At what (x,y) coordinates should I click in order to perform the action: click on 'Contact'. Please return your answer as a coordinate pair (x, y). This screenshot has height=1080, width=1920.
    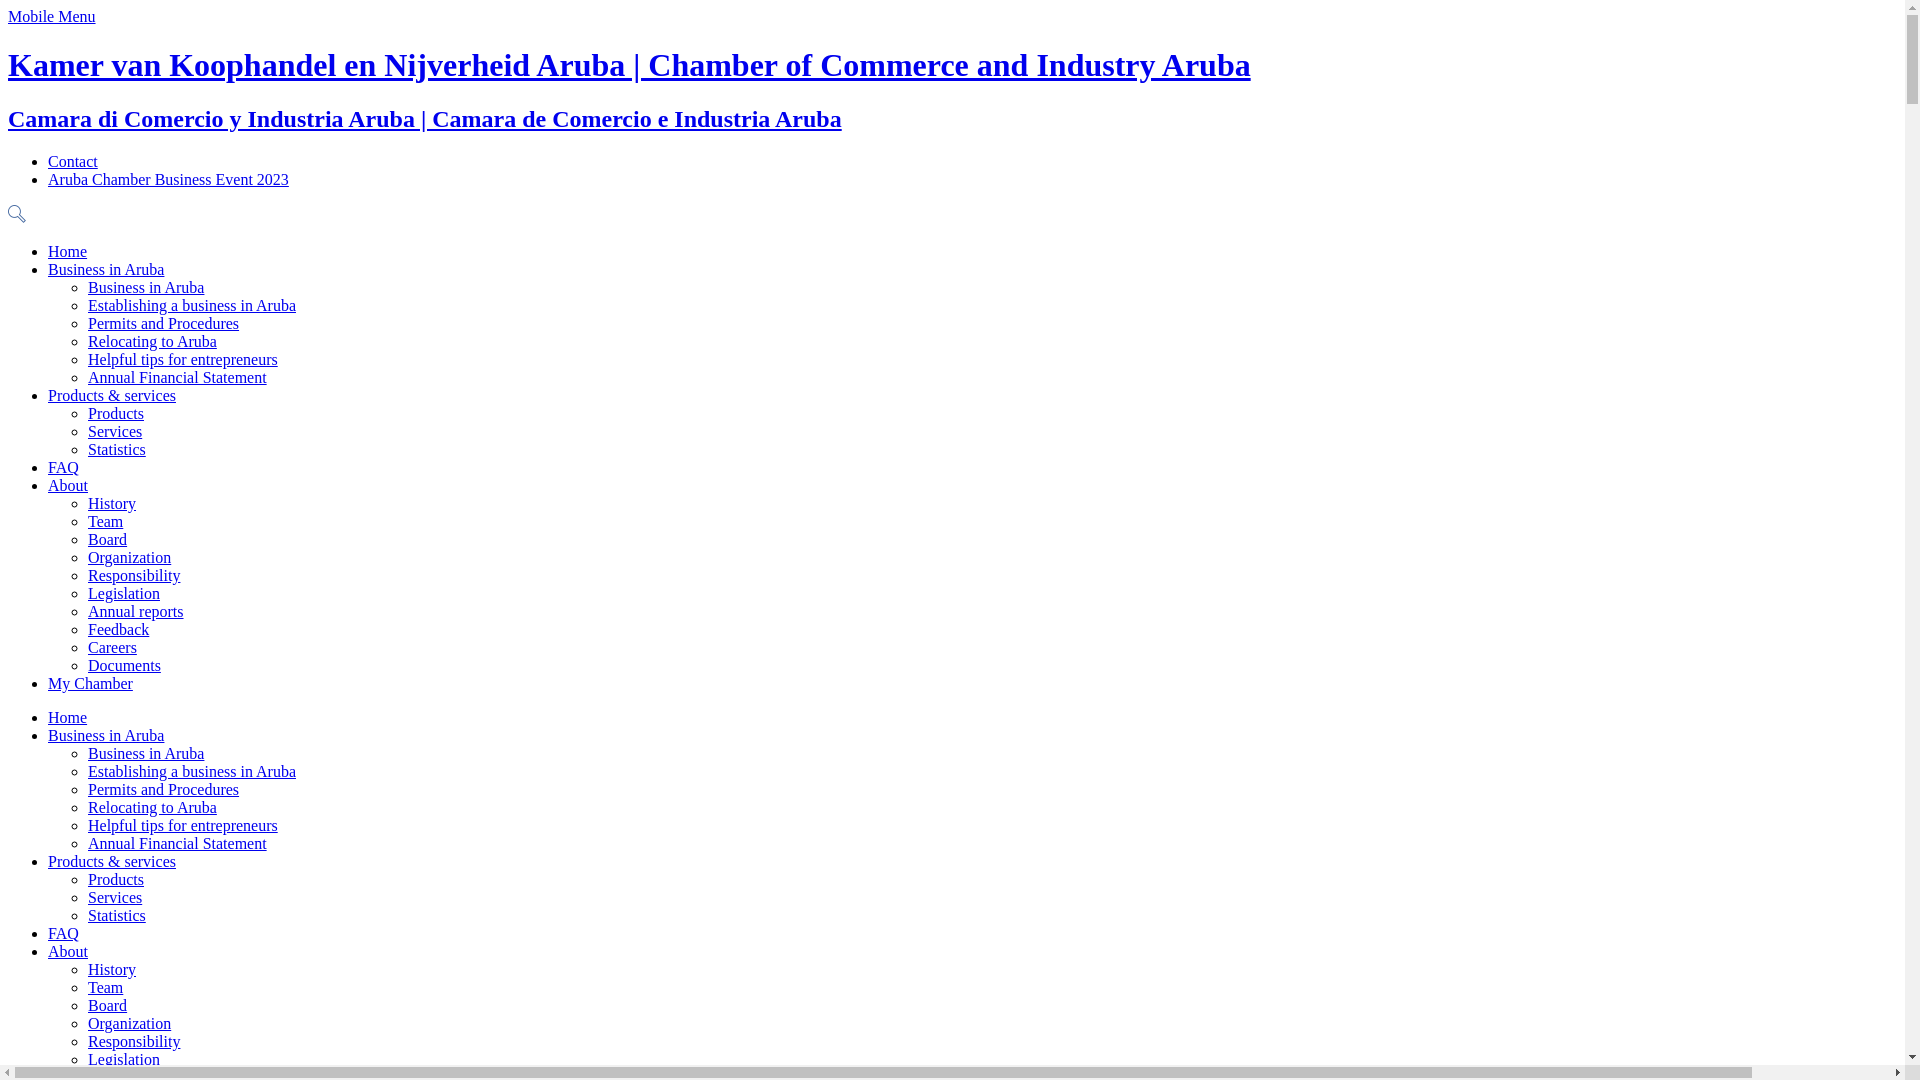
    Looking at the image, I should click on (48, 160).